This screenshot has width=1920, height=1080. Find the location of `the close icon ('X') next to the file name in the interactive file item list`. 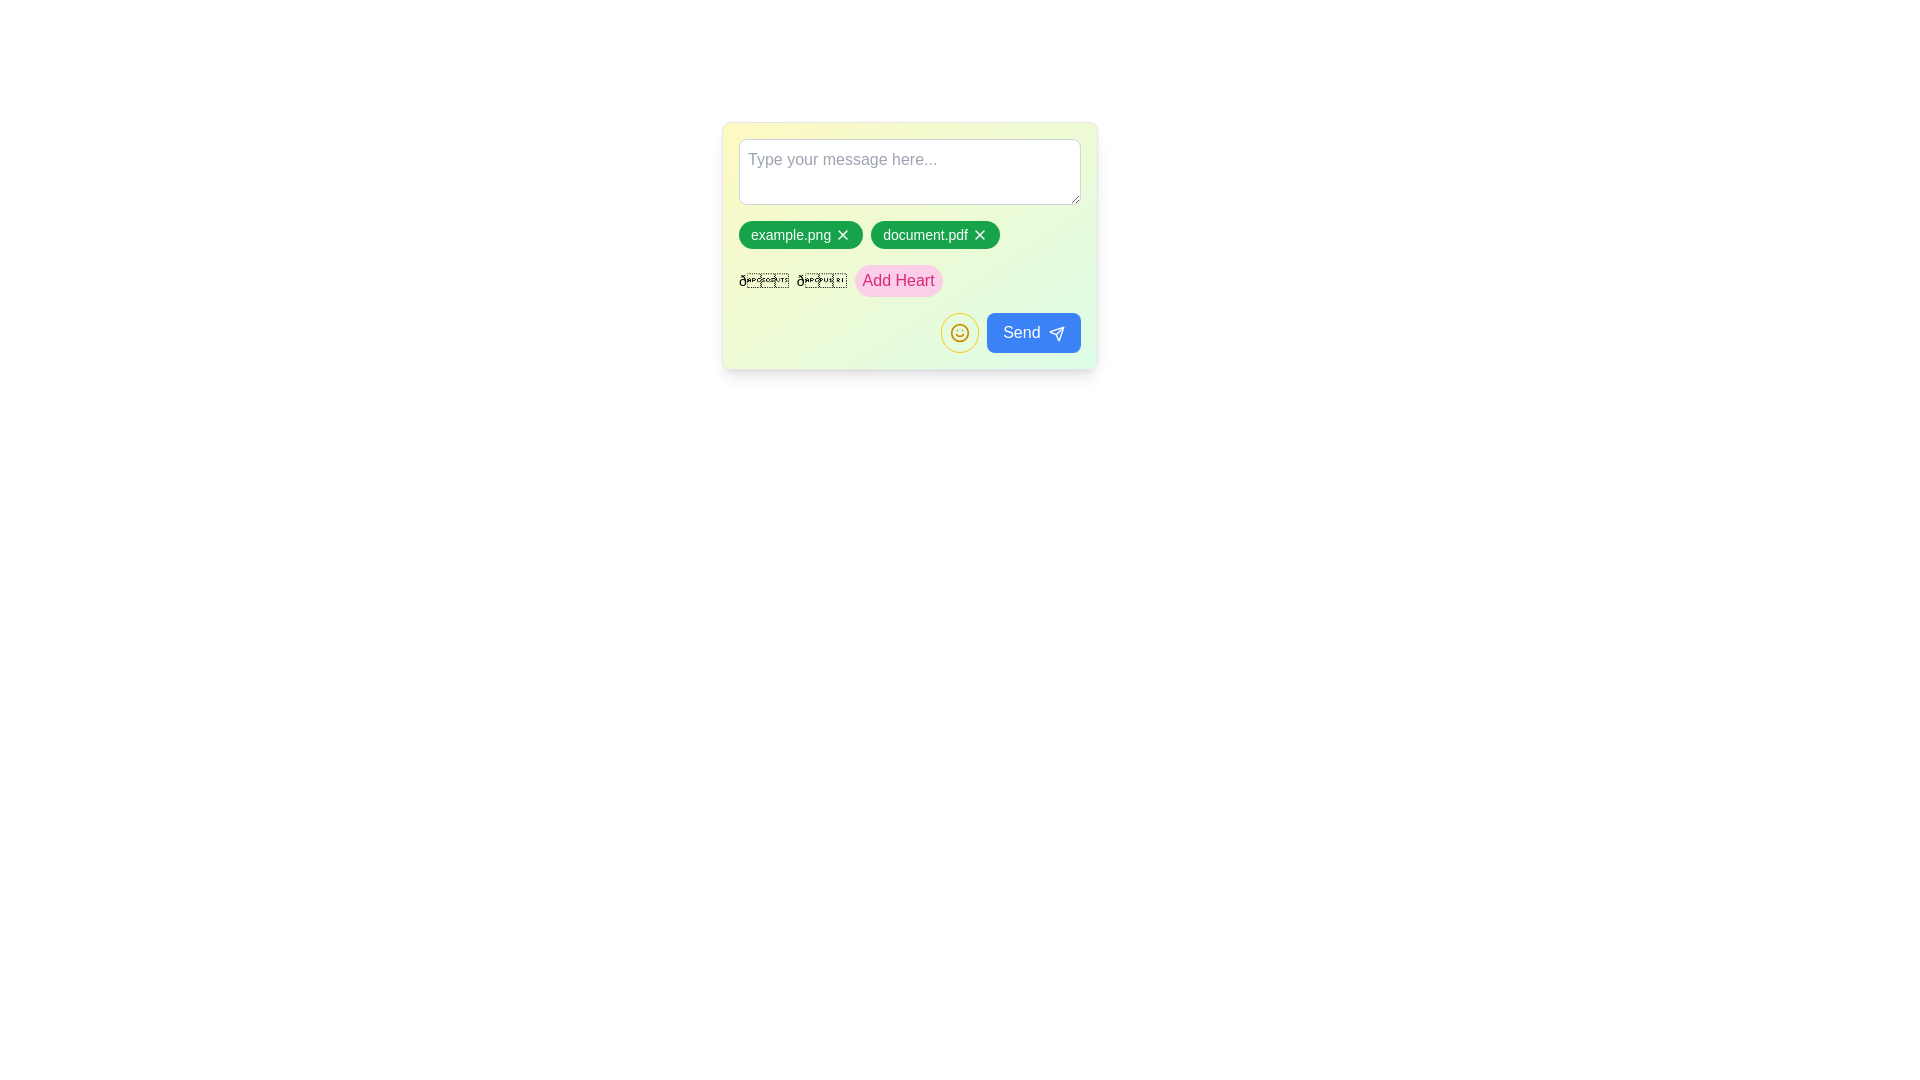

the close icon ('X') next to the file name in the interactive file item list is located at coordinates (909, 234).